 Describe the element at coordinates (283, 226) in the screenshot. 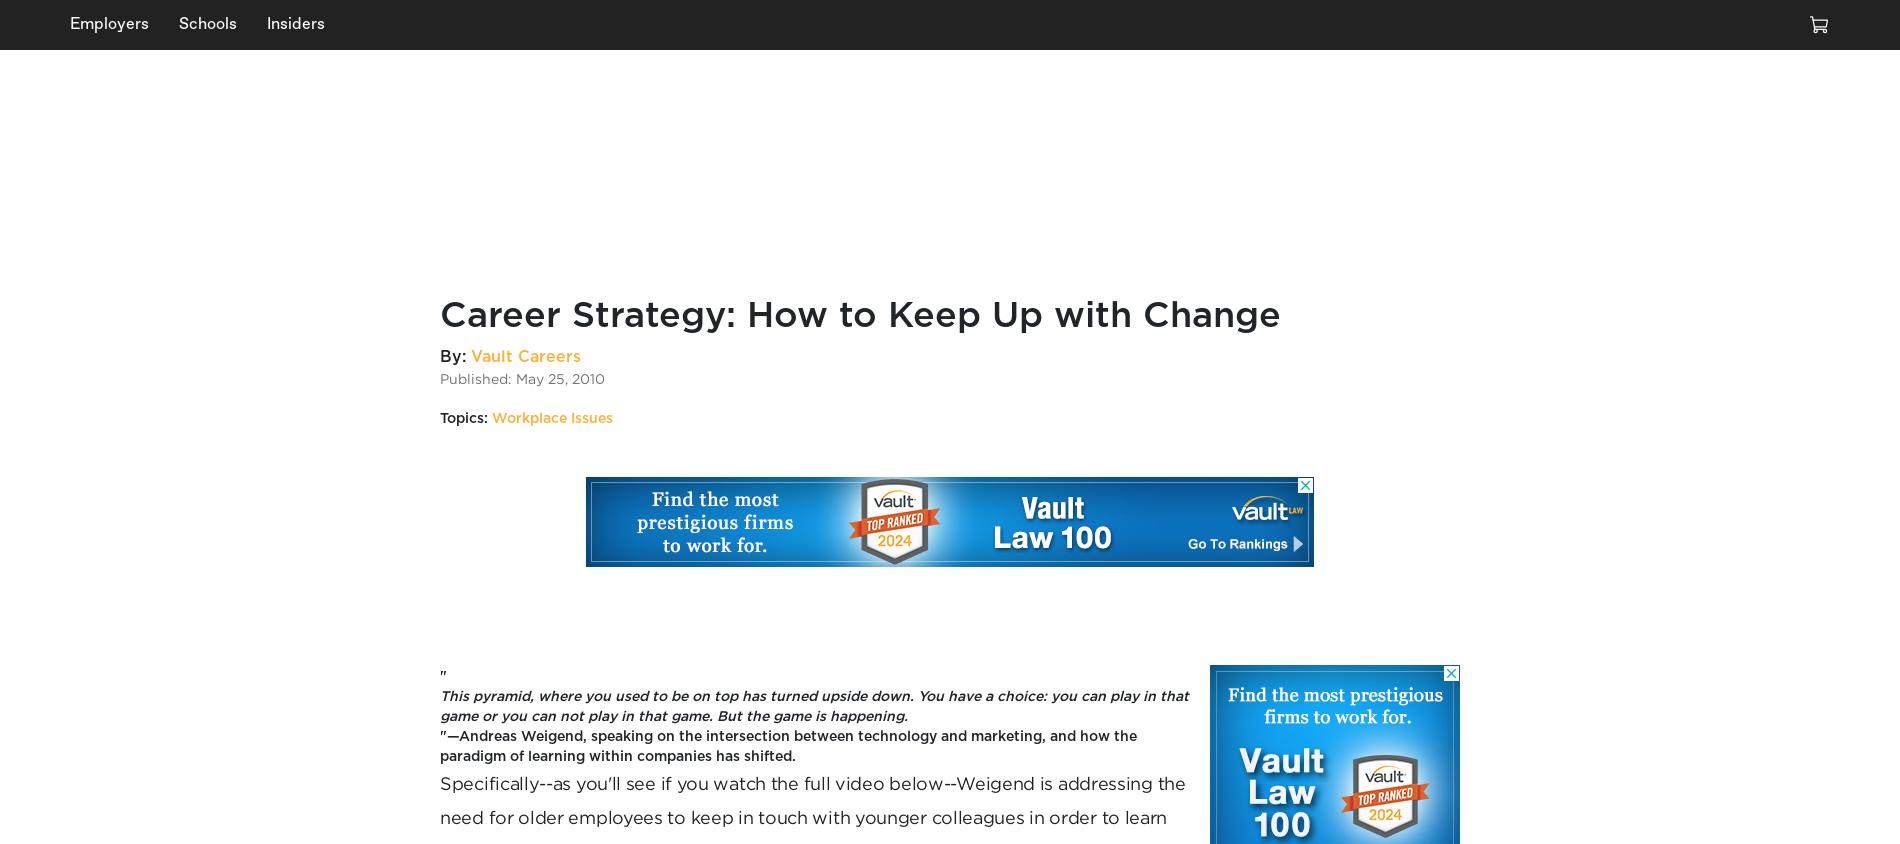

I see `'83 percent'` at that location.